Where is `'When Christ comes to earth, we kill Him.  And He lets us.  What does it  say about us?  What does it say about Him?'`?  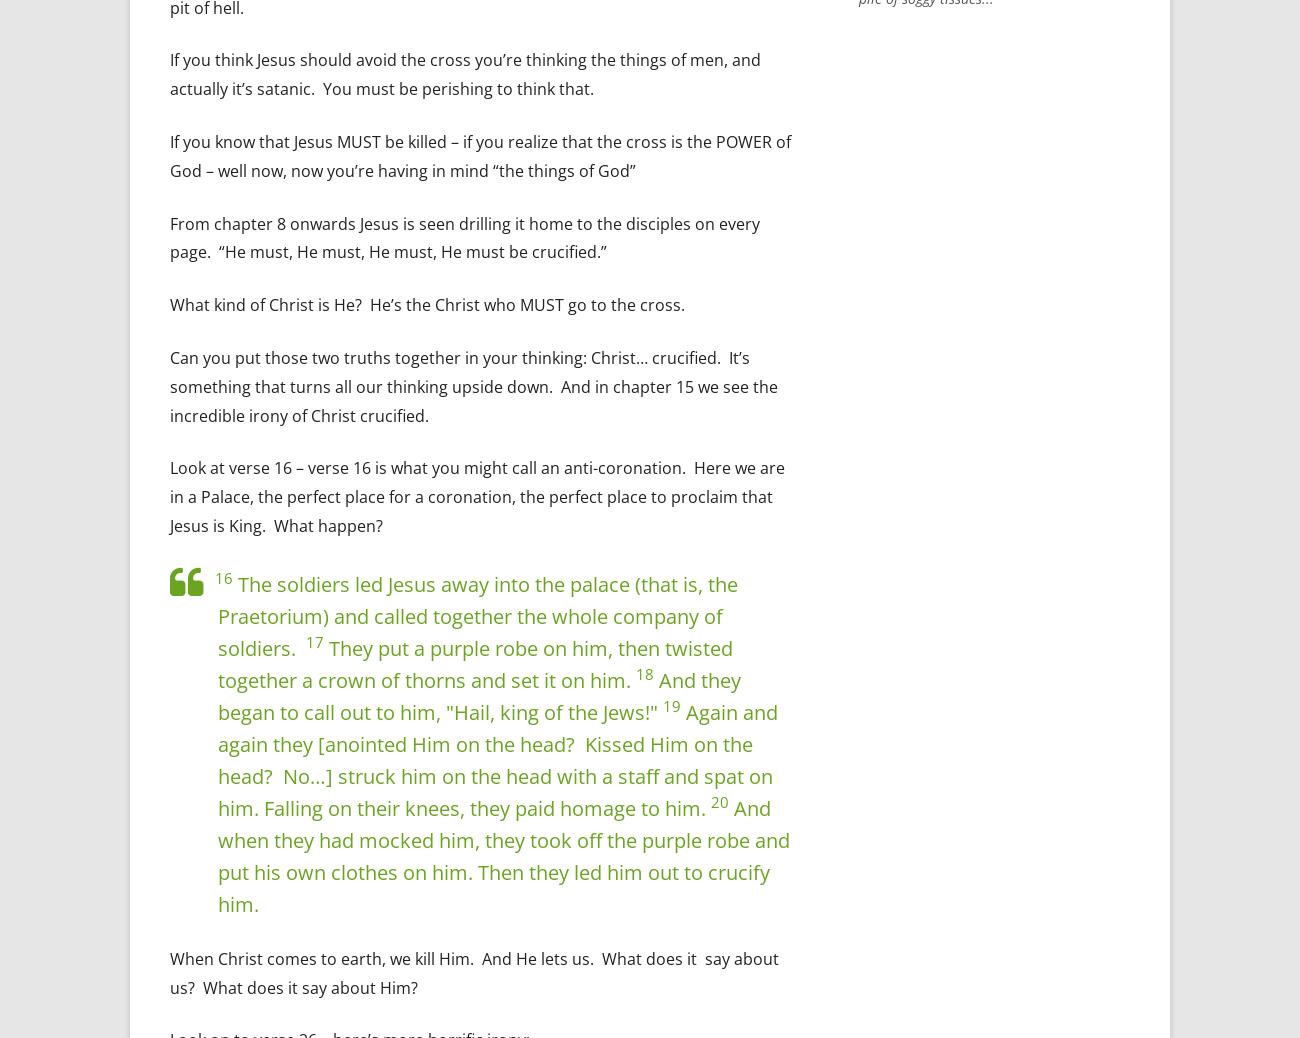
'When Christ comes to earth, we kill Him.  And He lets us.  What does it  say about us?  What does it say about Him?' is located at coordinates (170, 972).